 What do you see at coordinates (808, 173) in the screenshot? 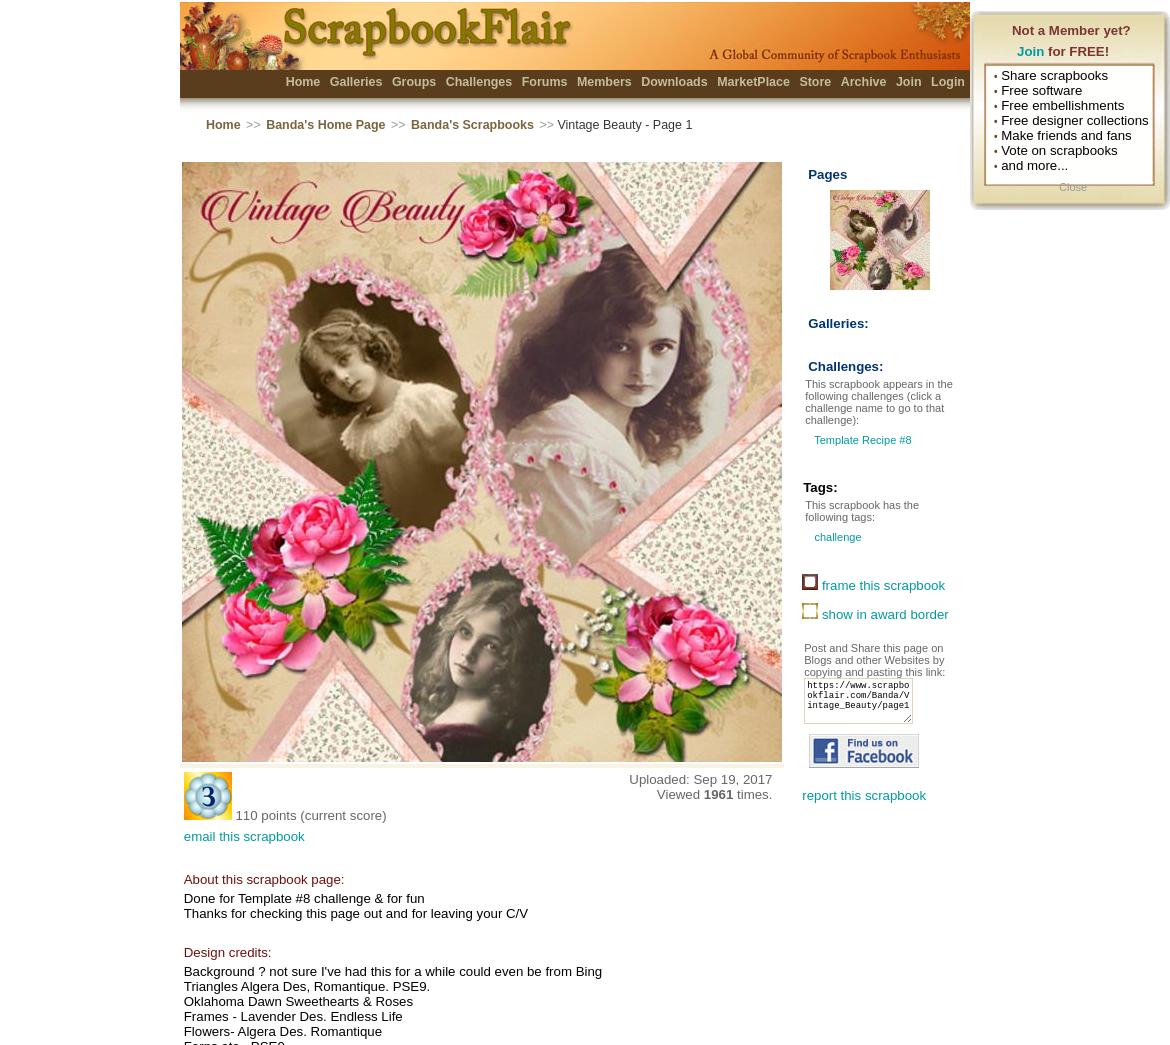
I see `'Pages'` at bounding box center [808, 173].